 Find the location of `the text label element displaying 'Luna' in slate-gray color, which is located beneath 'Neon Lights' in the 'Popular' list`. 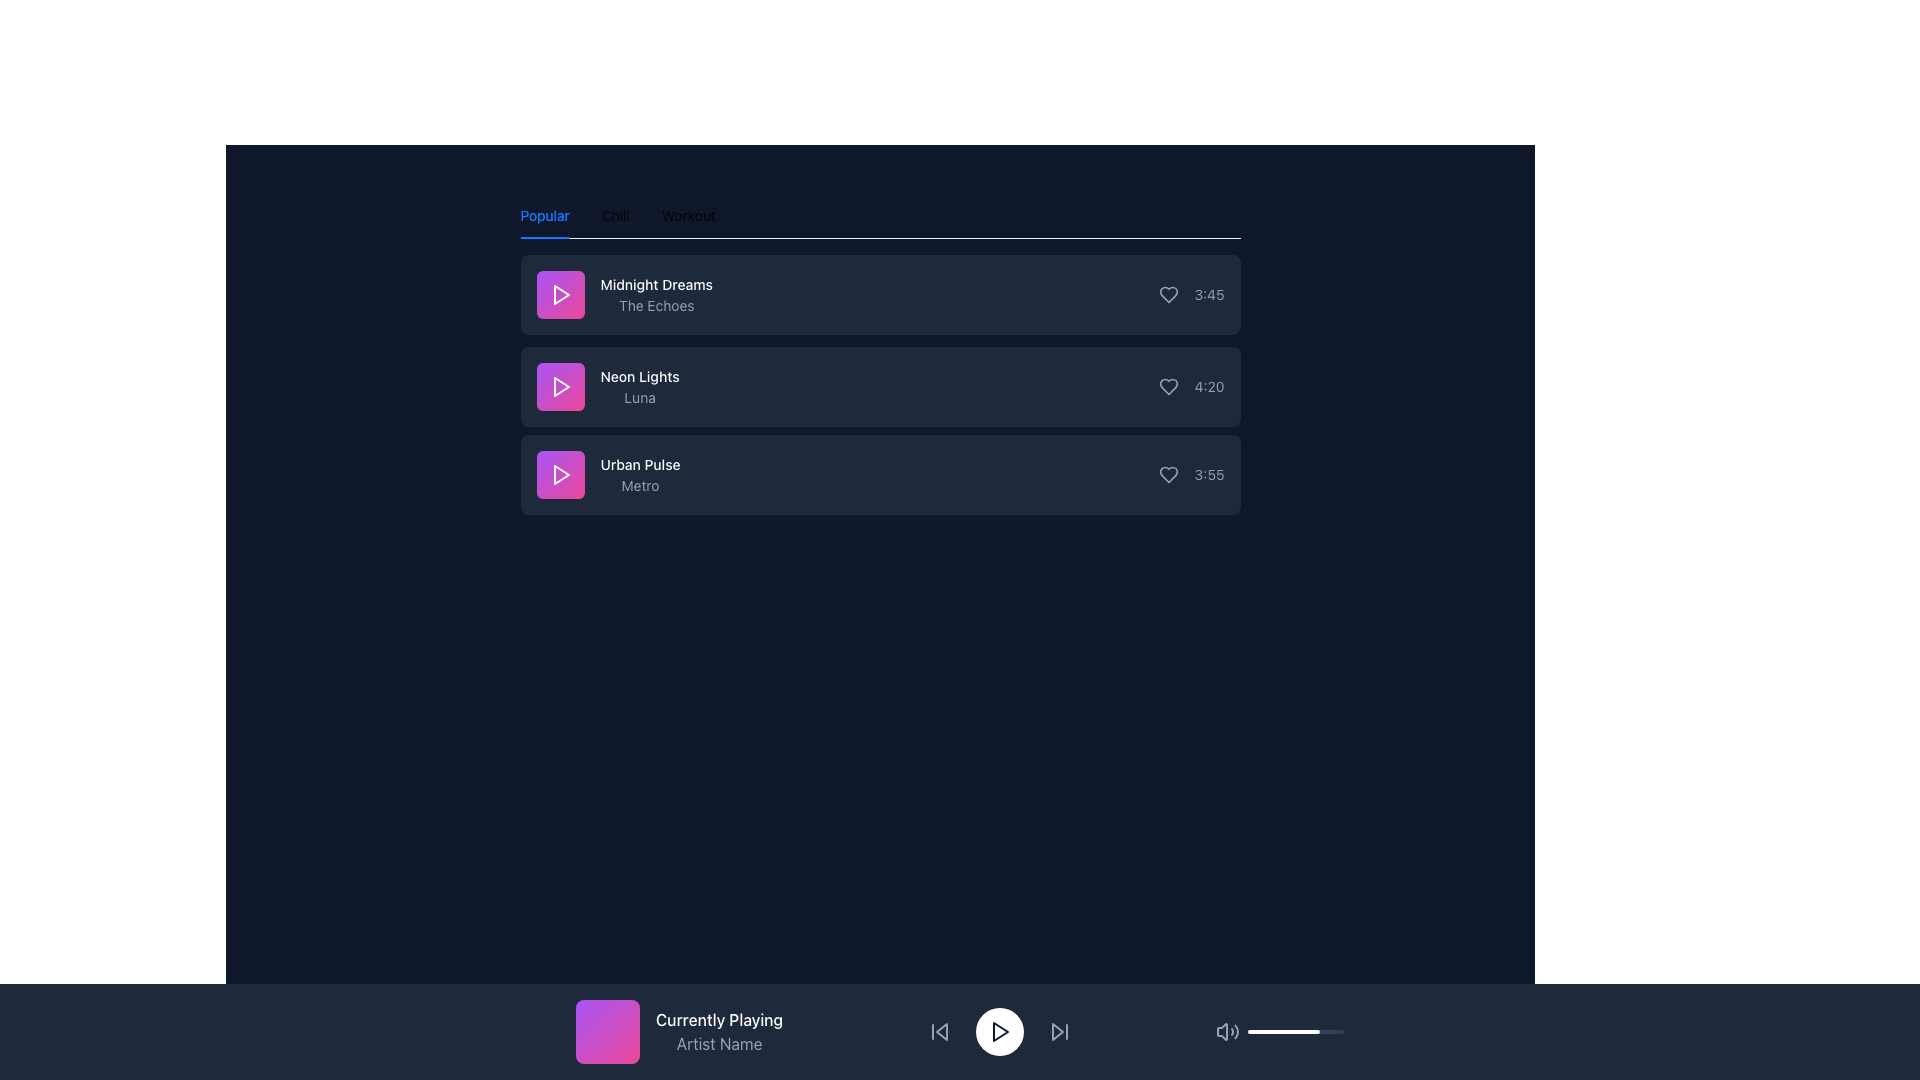

the text label element displaying 'Luna' in slate-gray color, which is located beneath 'Neon Lights' in the 'Popular' list is located at coordinates (640, 397).